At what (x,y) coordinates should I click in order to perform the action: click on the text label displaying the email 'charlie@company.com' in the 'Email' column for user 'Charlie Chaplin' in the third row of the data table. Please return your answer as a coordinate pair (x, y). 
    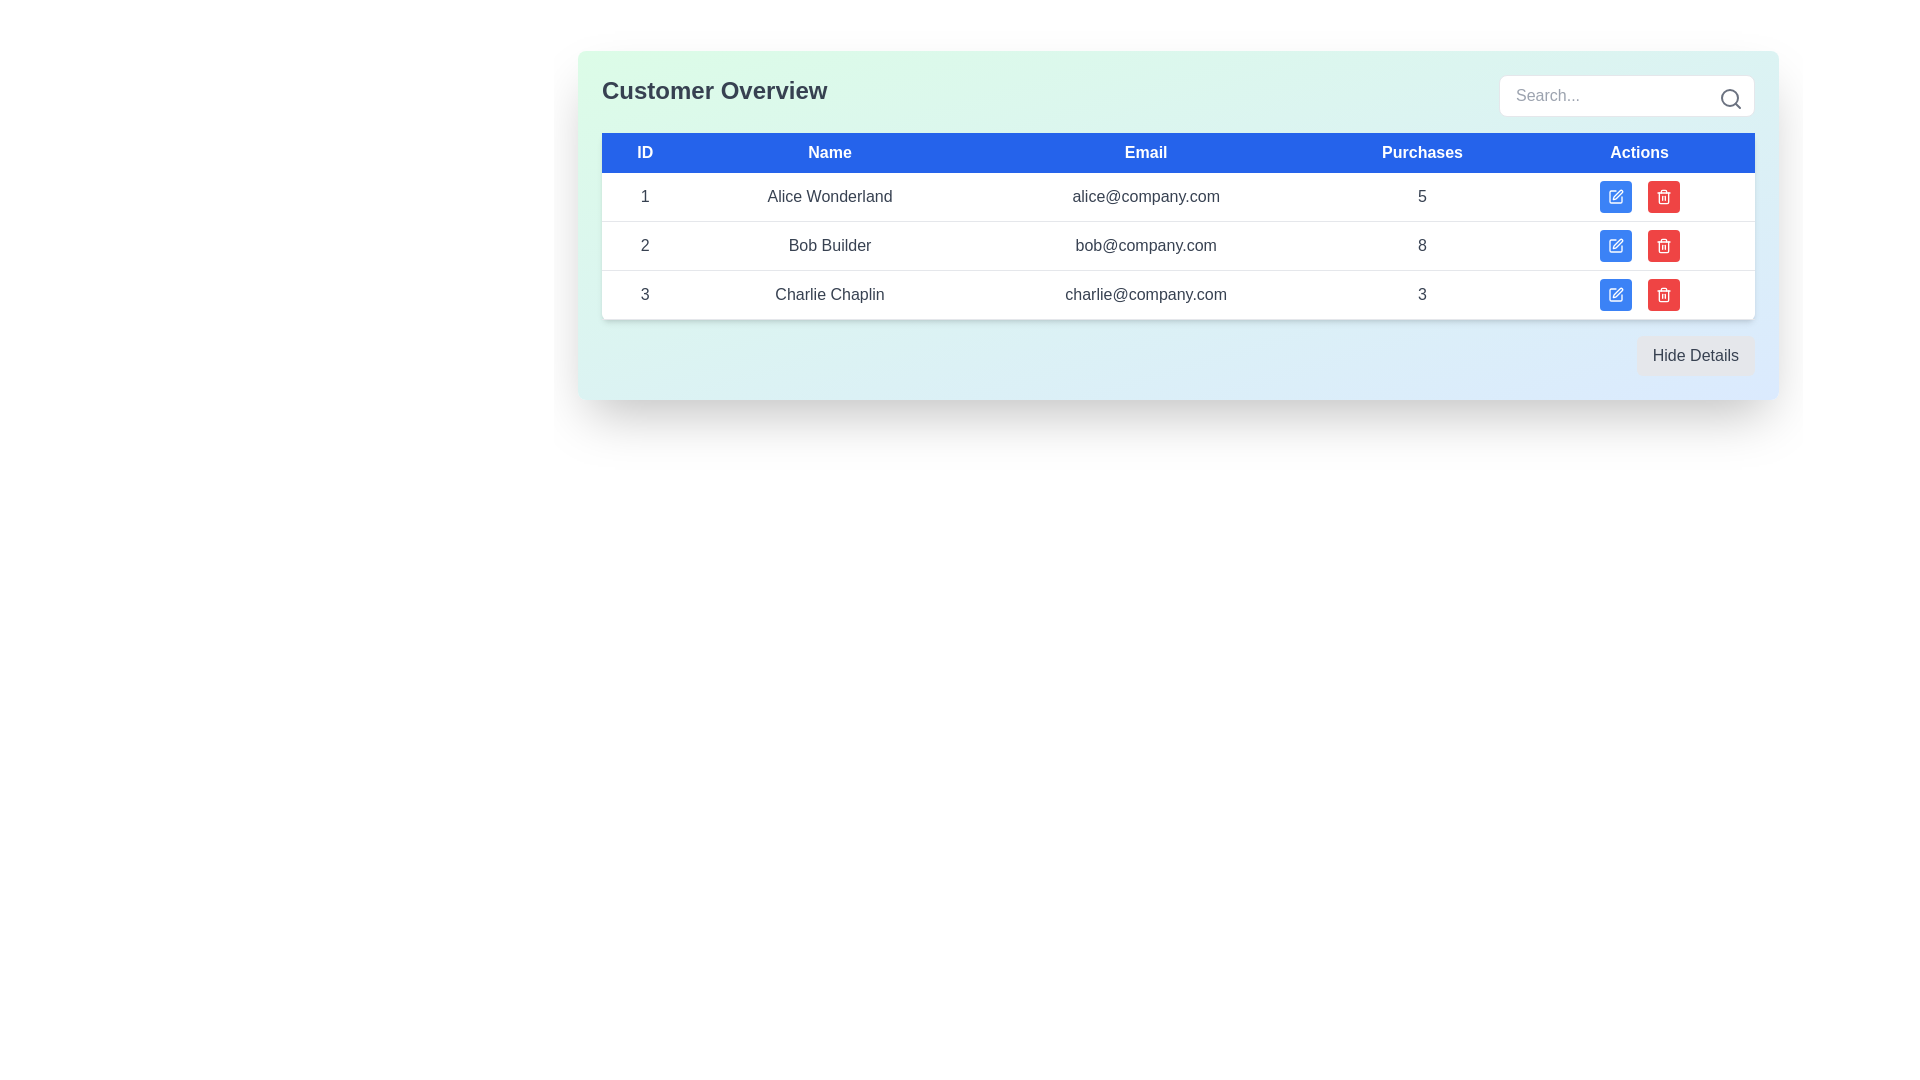
    Looking at the image, I should click on (1146, 294).